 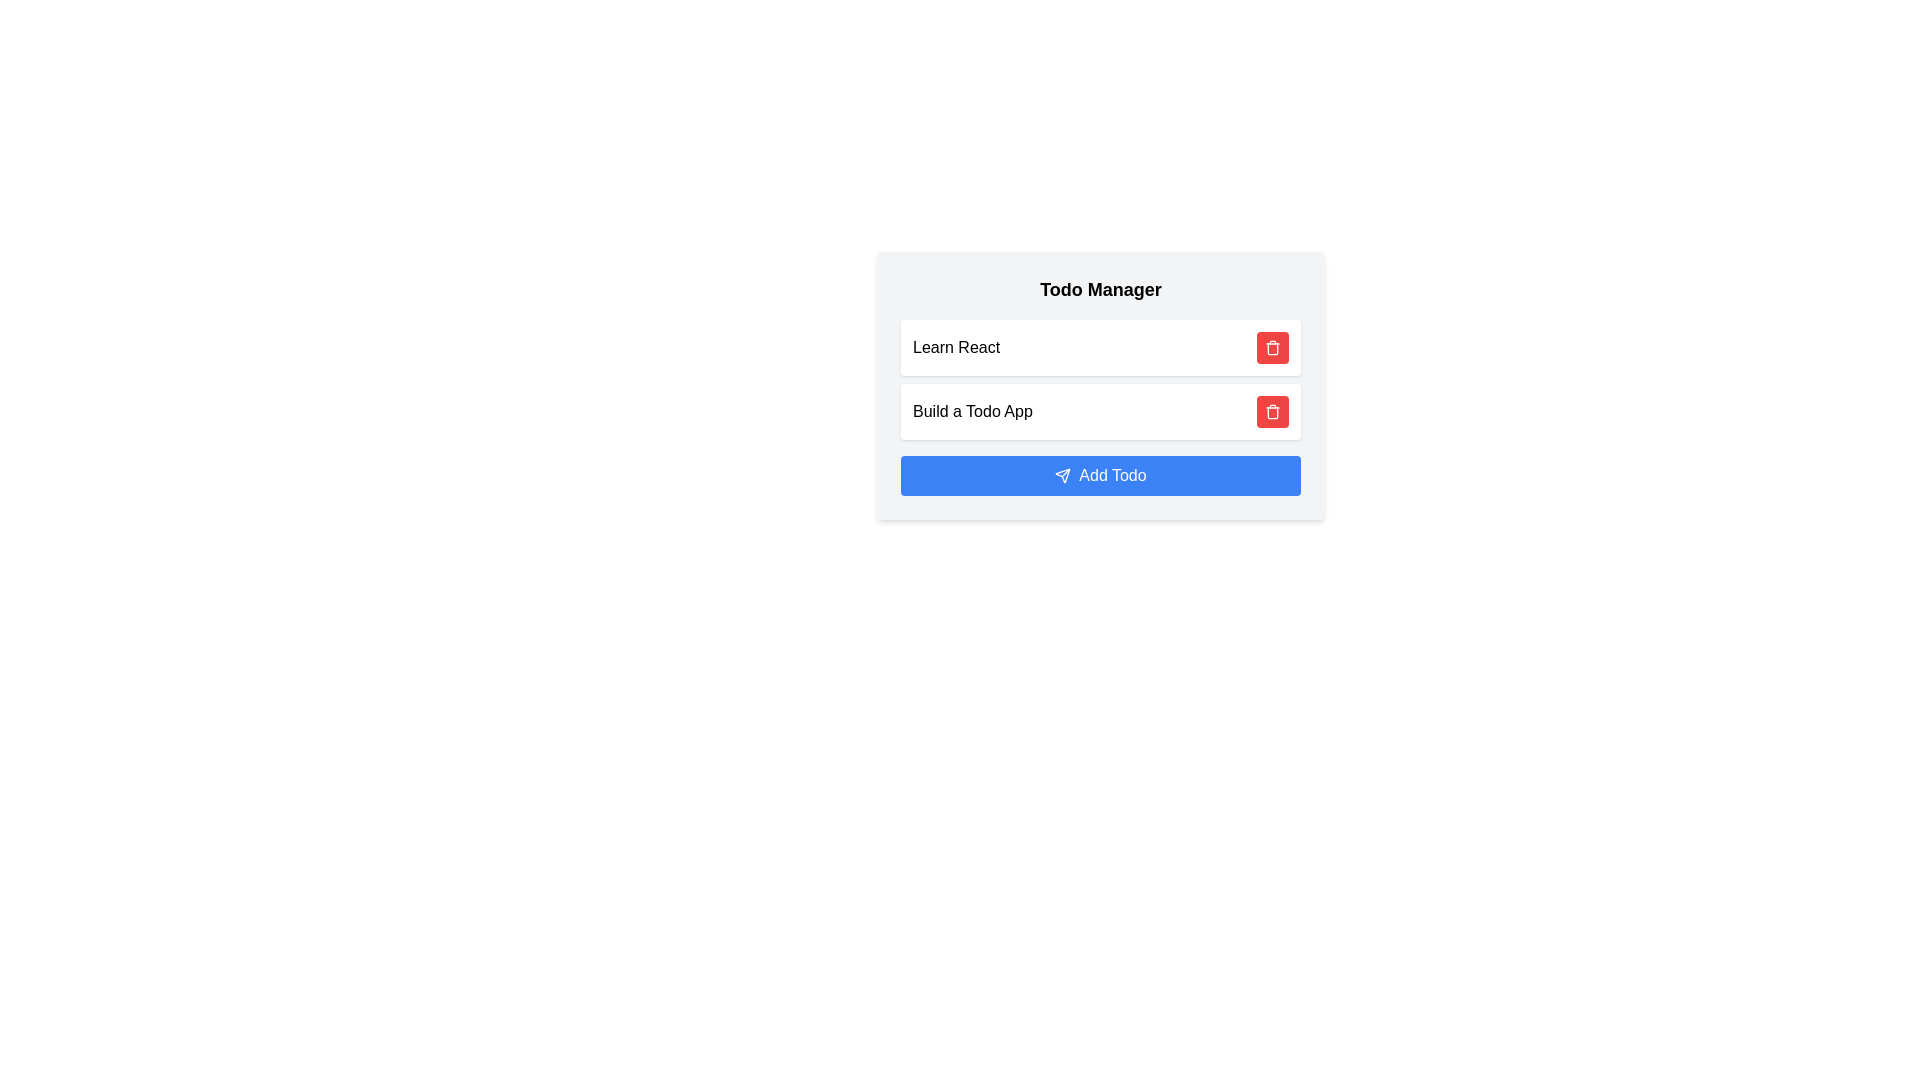 What do you see at coordinates (1099, 475) in the screenshot?
I see `the button located at the bottom center of the 'Todo Manager' card to initiate adding a new todo item` at bounding box center [1099, 475].